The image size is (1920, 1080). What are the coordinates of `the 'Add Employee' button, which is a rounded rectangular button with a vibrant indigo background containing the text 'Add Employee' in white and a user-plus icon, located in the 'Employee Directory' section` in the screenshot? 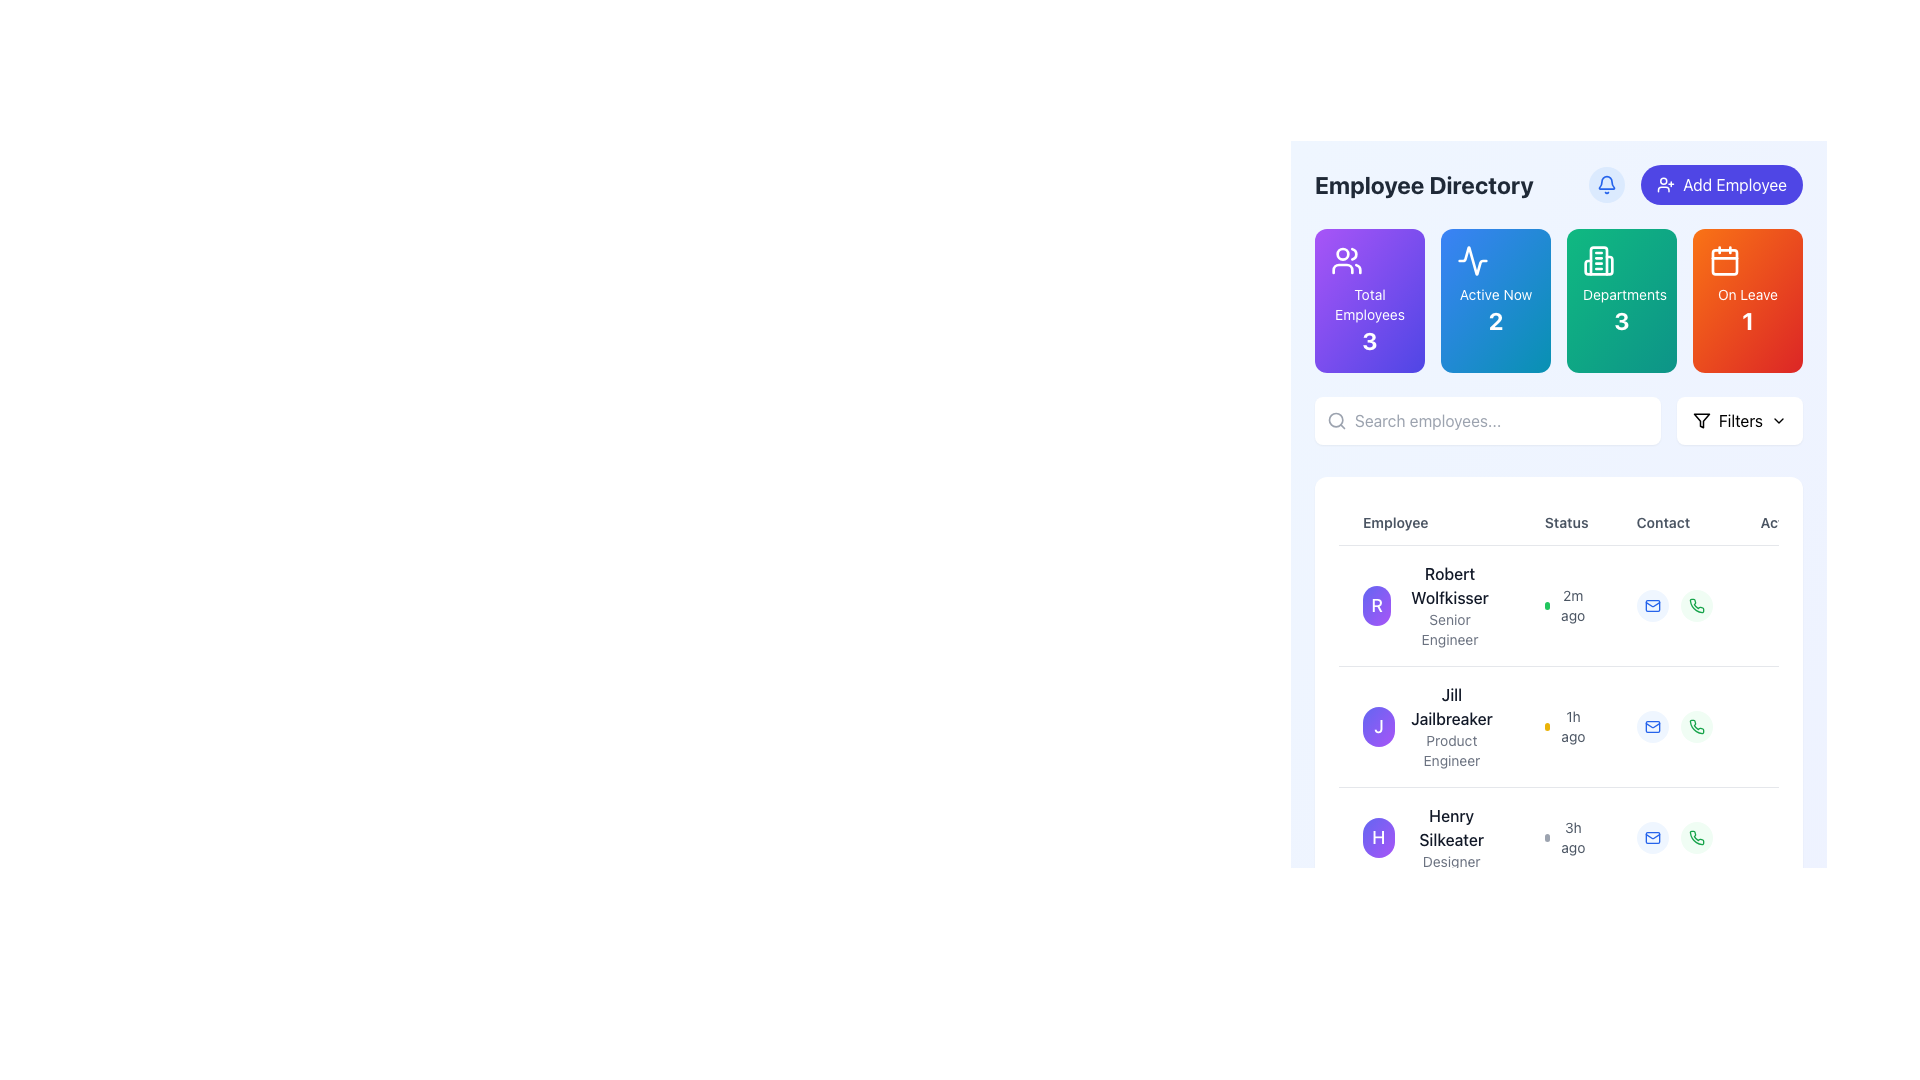 It's located at (1695, 185).